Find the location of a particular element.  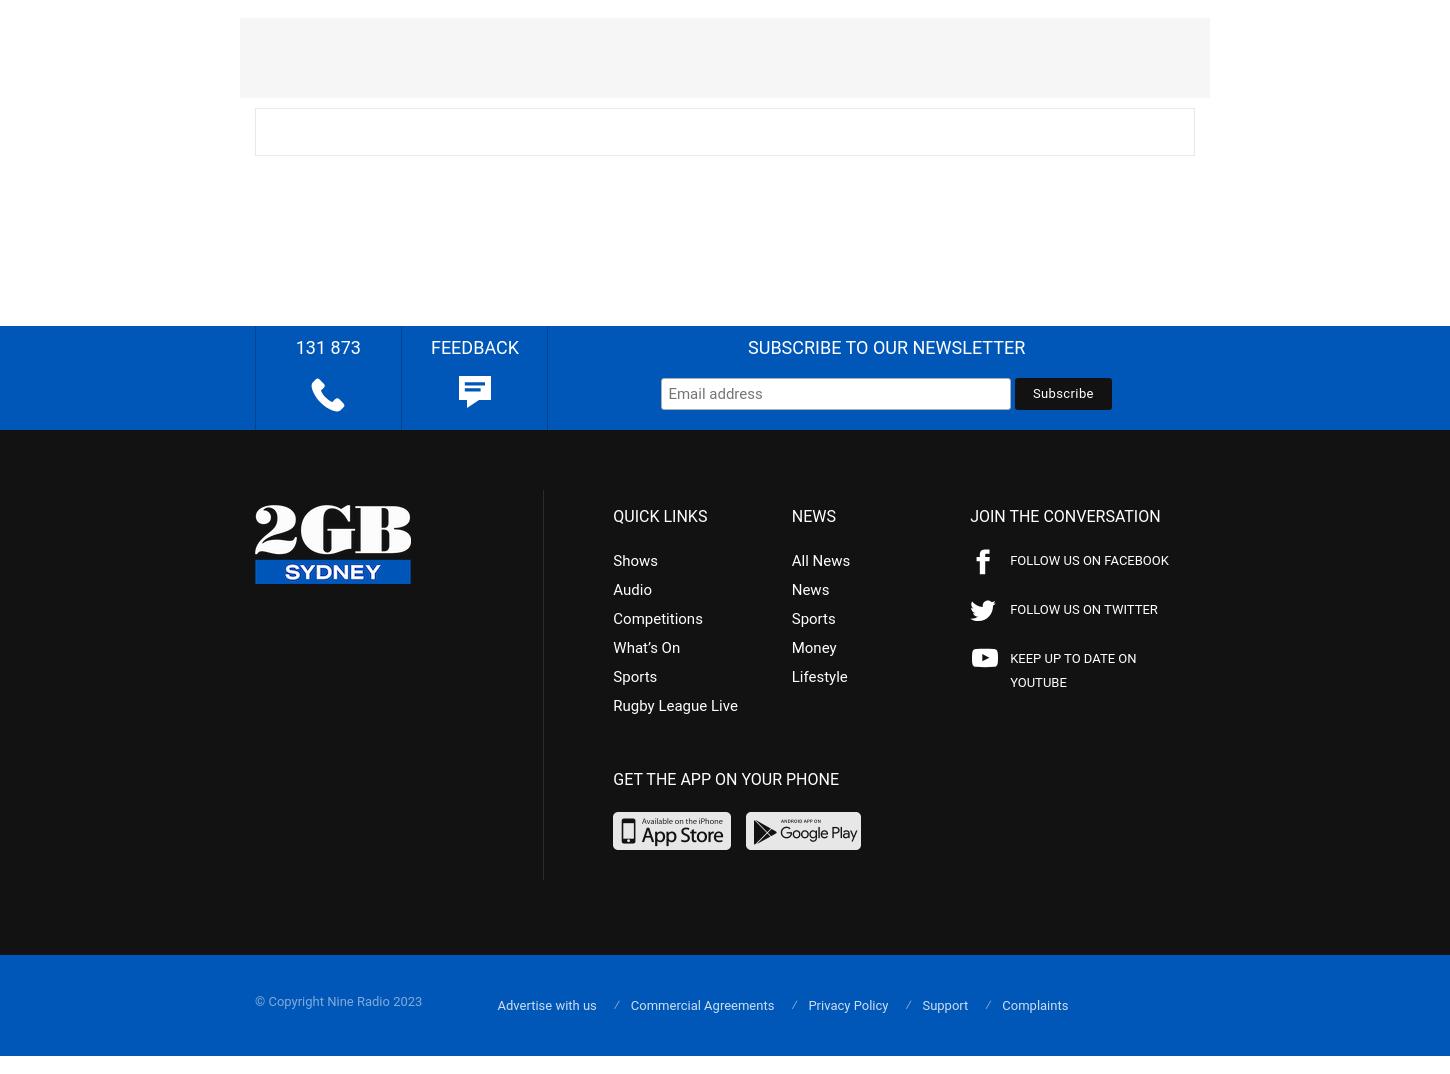

'News' is located at coordinates (809, 587).